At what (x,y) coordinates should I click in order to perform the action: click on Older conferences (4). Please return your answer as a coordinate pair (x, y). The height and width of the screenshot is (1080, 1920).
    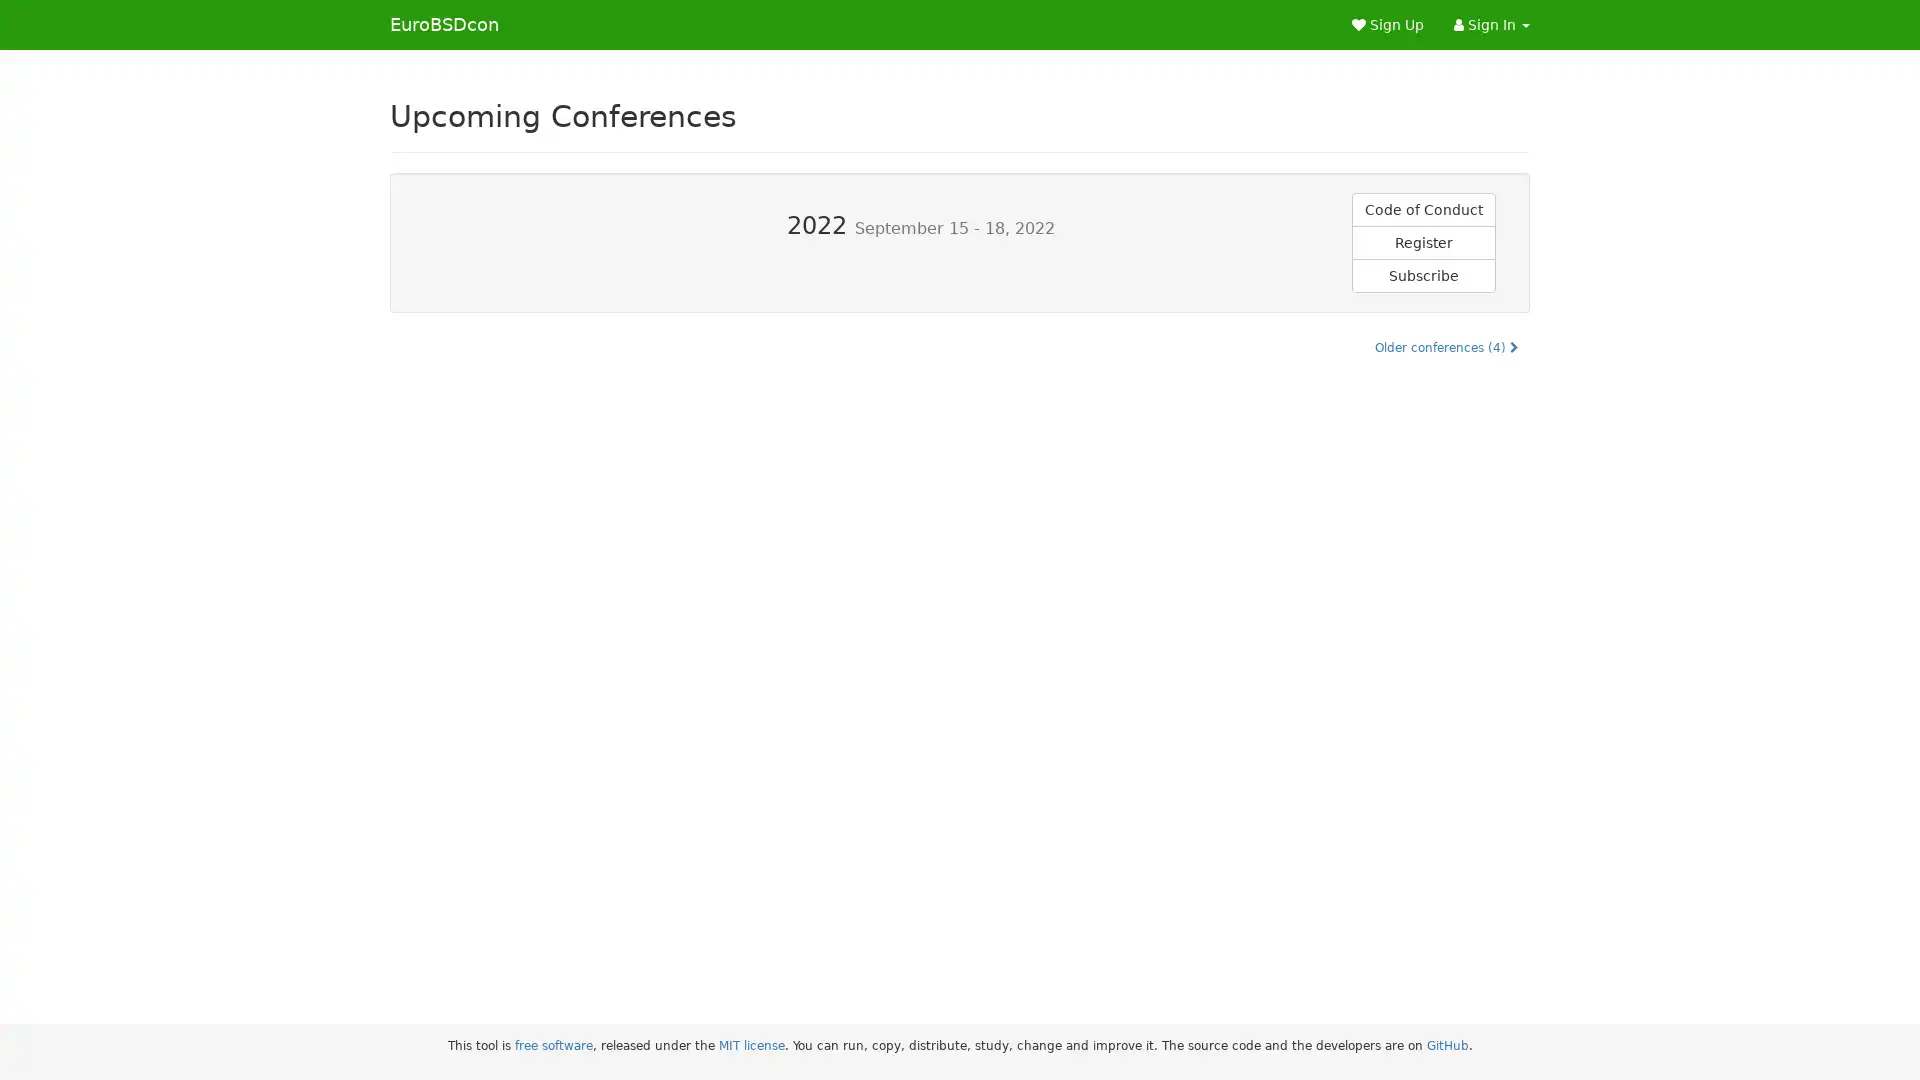
    Looking at the image, I should click on (1446, 346).